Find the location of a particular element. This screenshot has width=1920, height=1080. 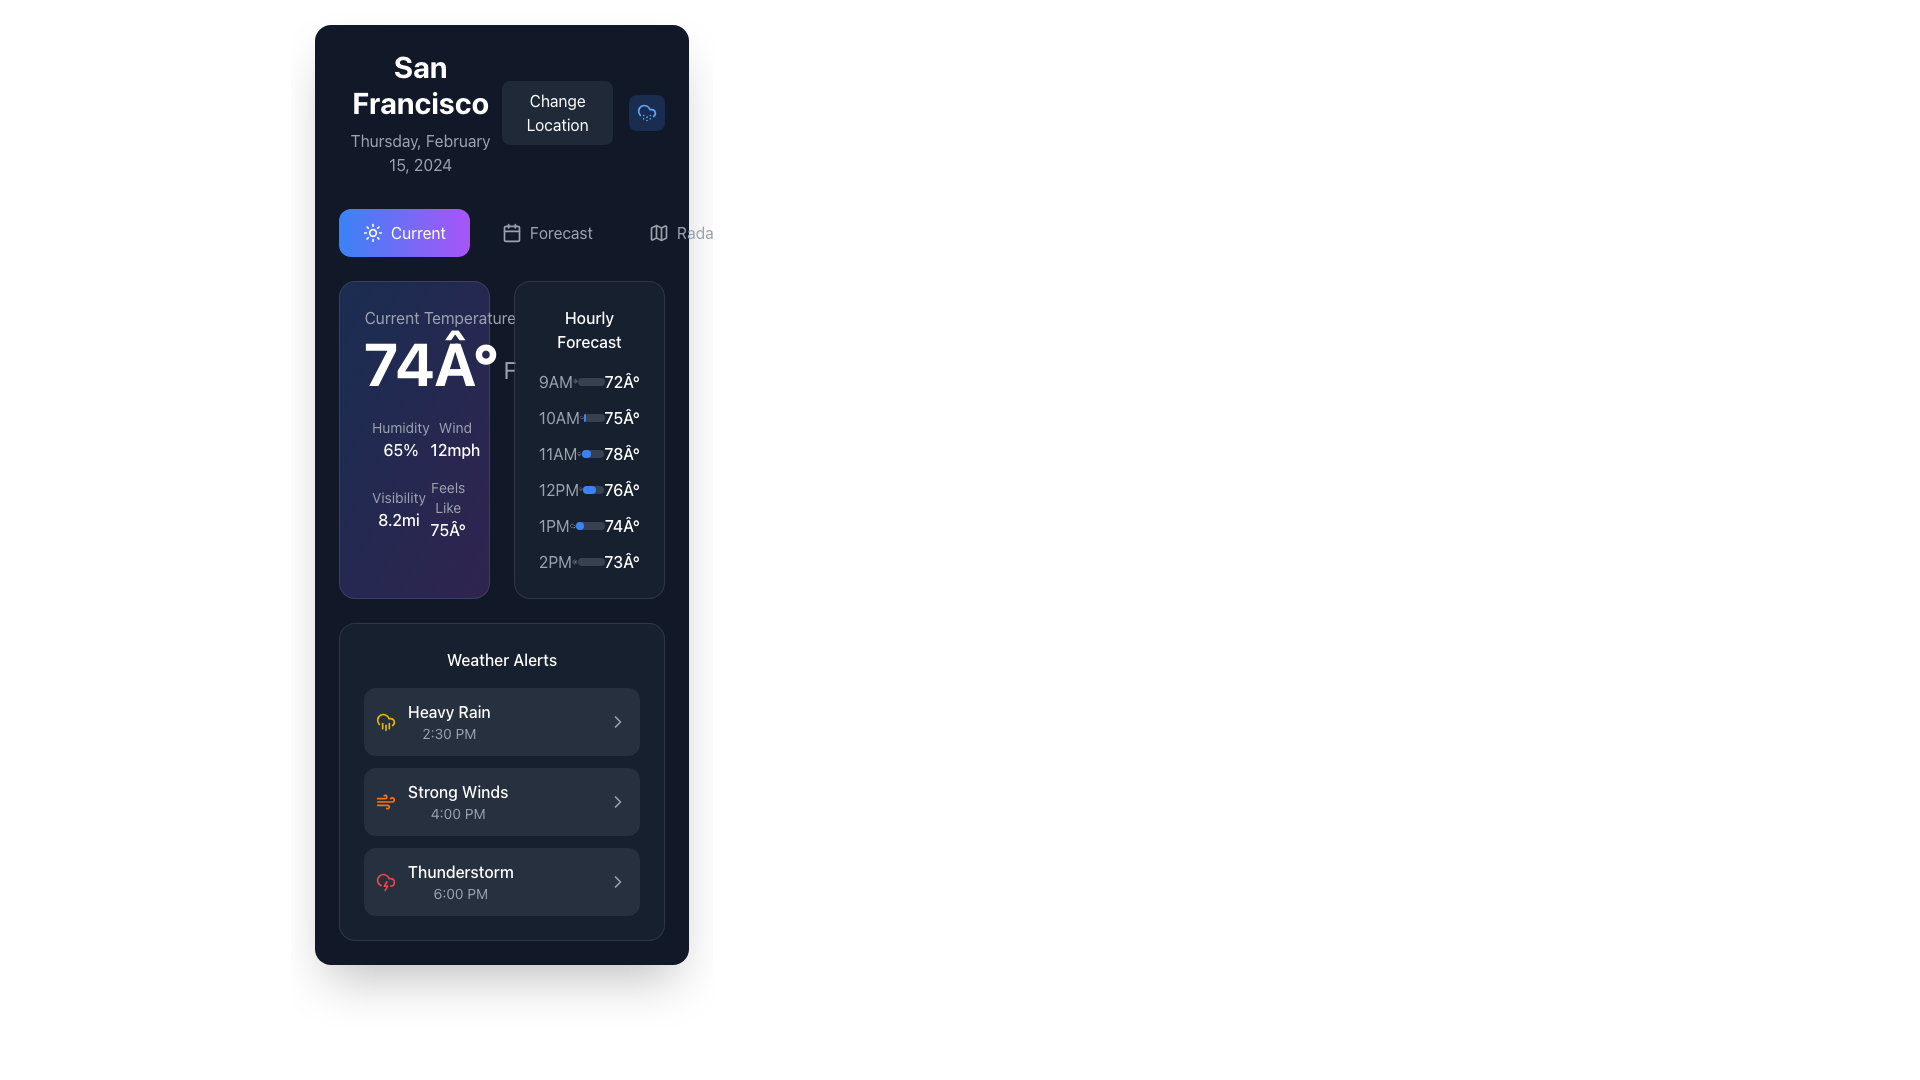

temperature value displayed in the 'Feels Like' section, which shows '75Â°' in a larger white font is located at coordinates (442, 508).